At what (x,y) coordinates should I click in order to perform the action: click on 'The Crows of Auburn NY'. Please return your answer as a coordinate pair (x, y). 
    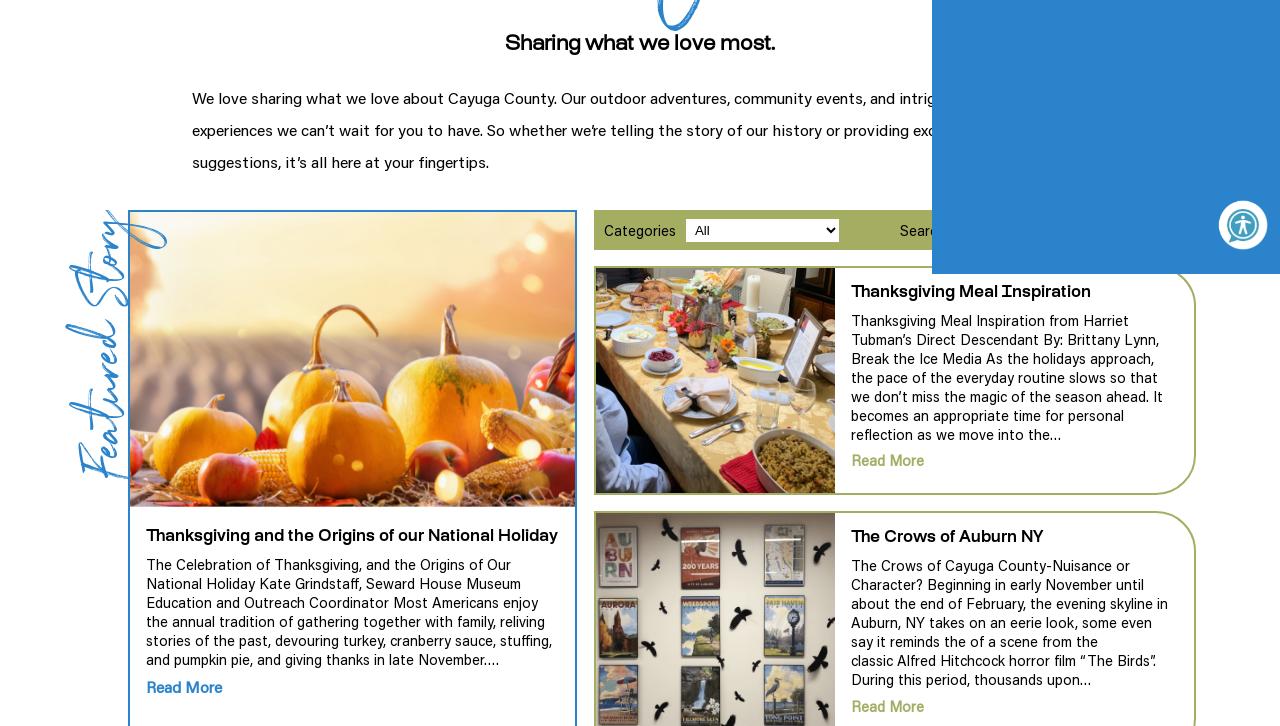
    Looking at the image, I should click on (945, 538).